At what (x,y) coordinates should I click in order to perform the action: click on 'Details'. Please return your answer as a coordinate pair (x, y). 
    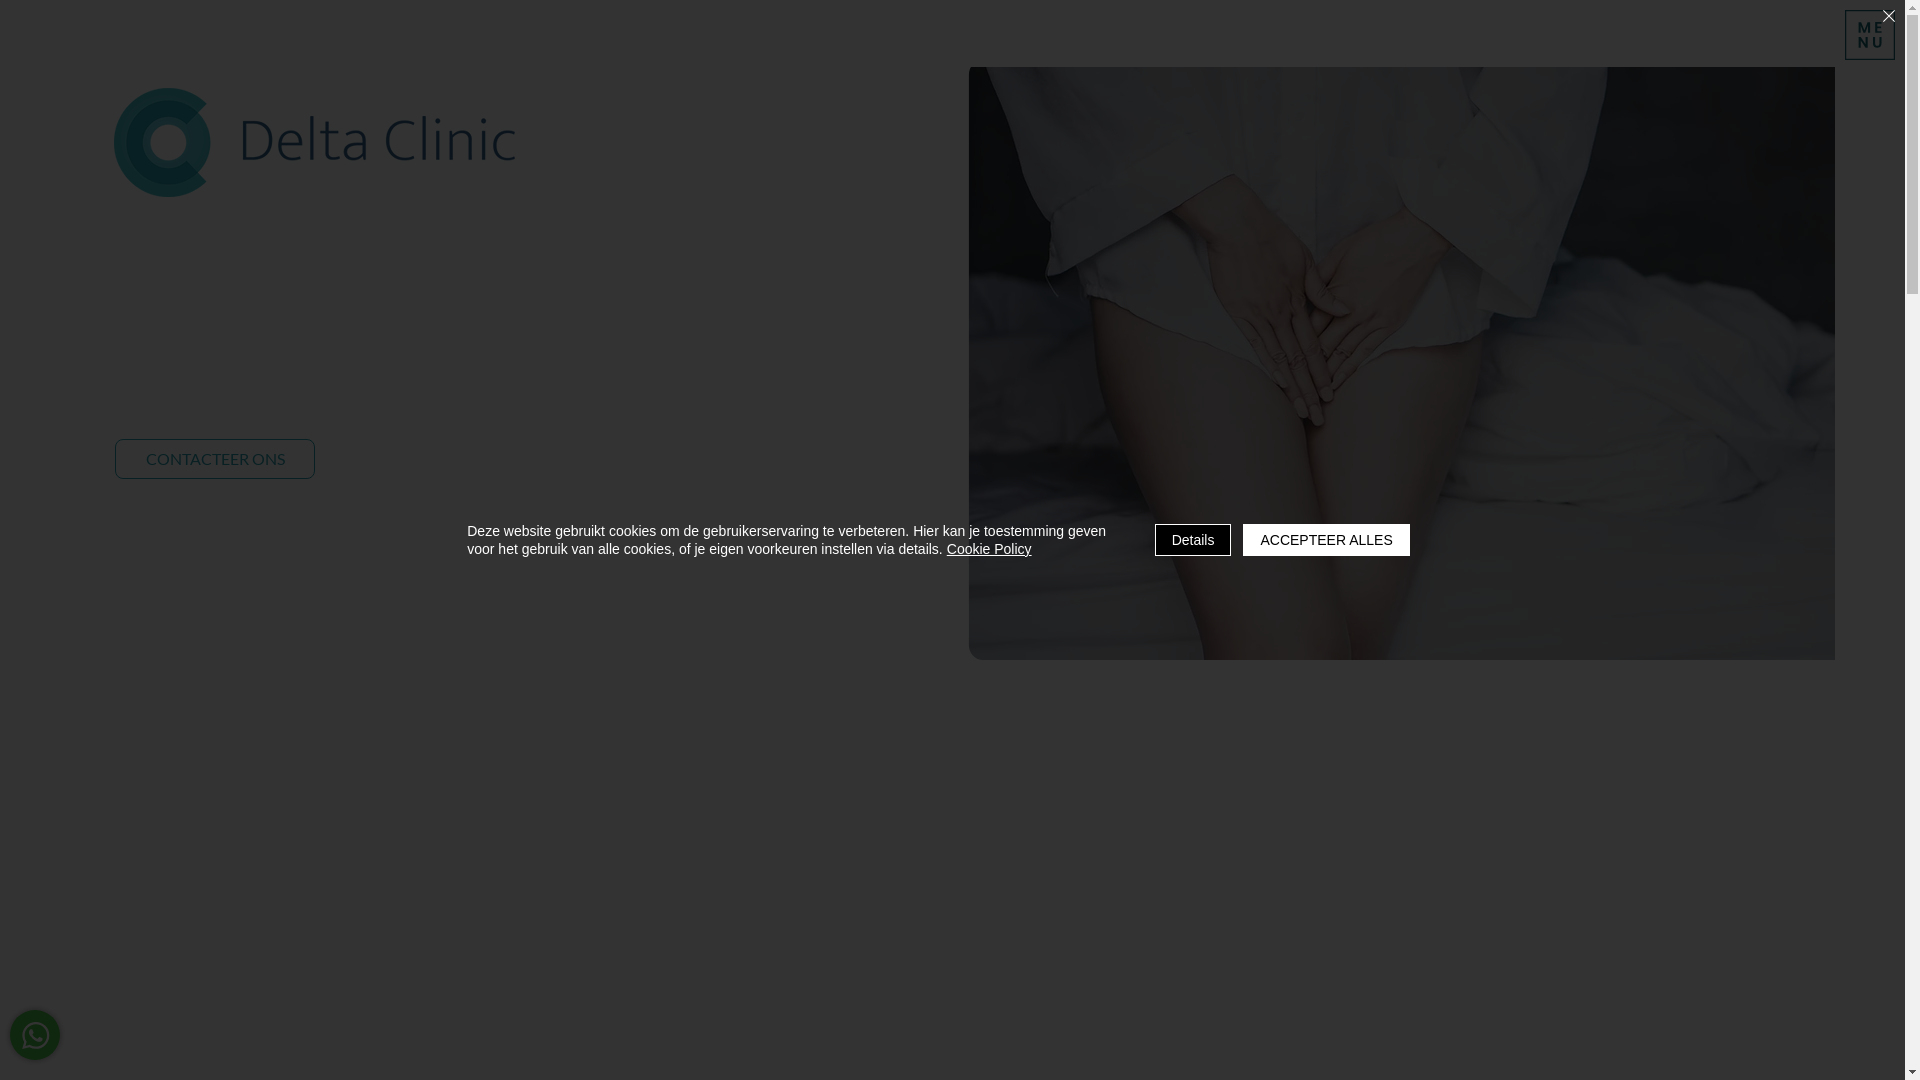
    Looking at the image, I should click on (1193, 540).